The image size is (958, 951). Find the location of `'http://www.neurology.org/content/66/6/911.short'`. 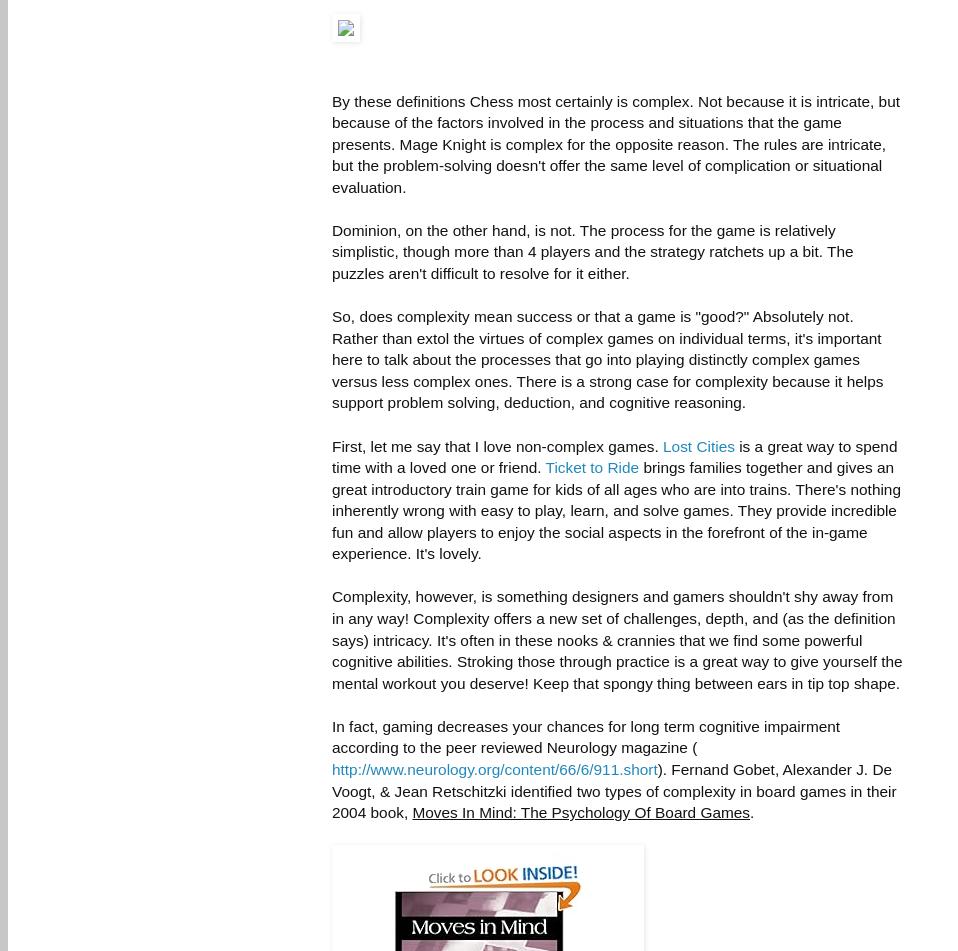

'http://www.neurology.org/content/66/6/911.short' is located at coordinates (493, 767).